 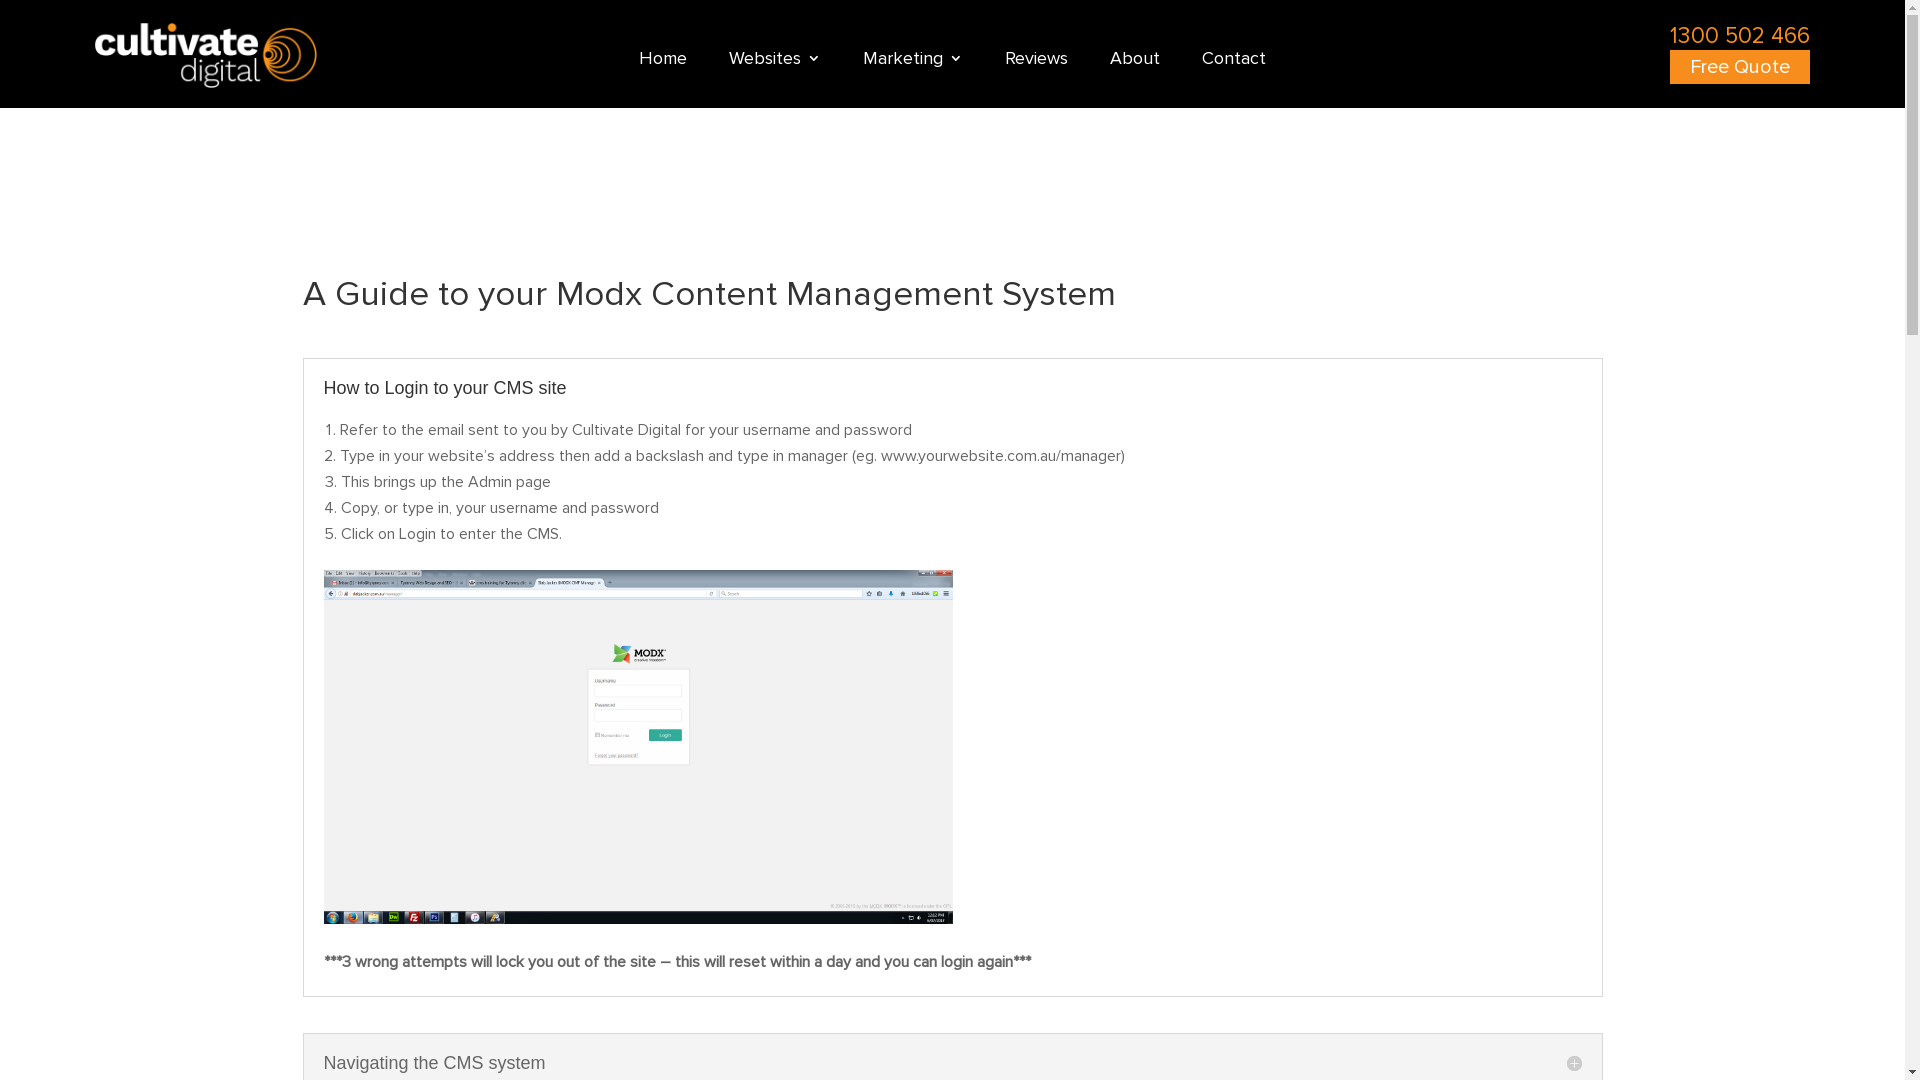 What do you see at coordinates (911, 60) in the screenshot?
I see `'Marketing'` at bounding box center [911, 60].